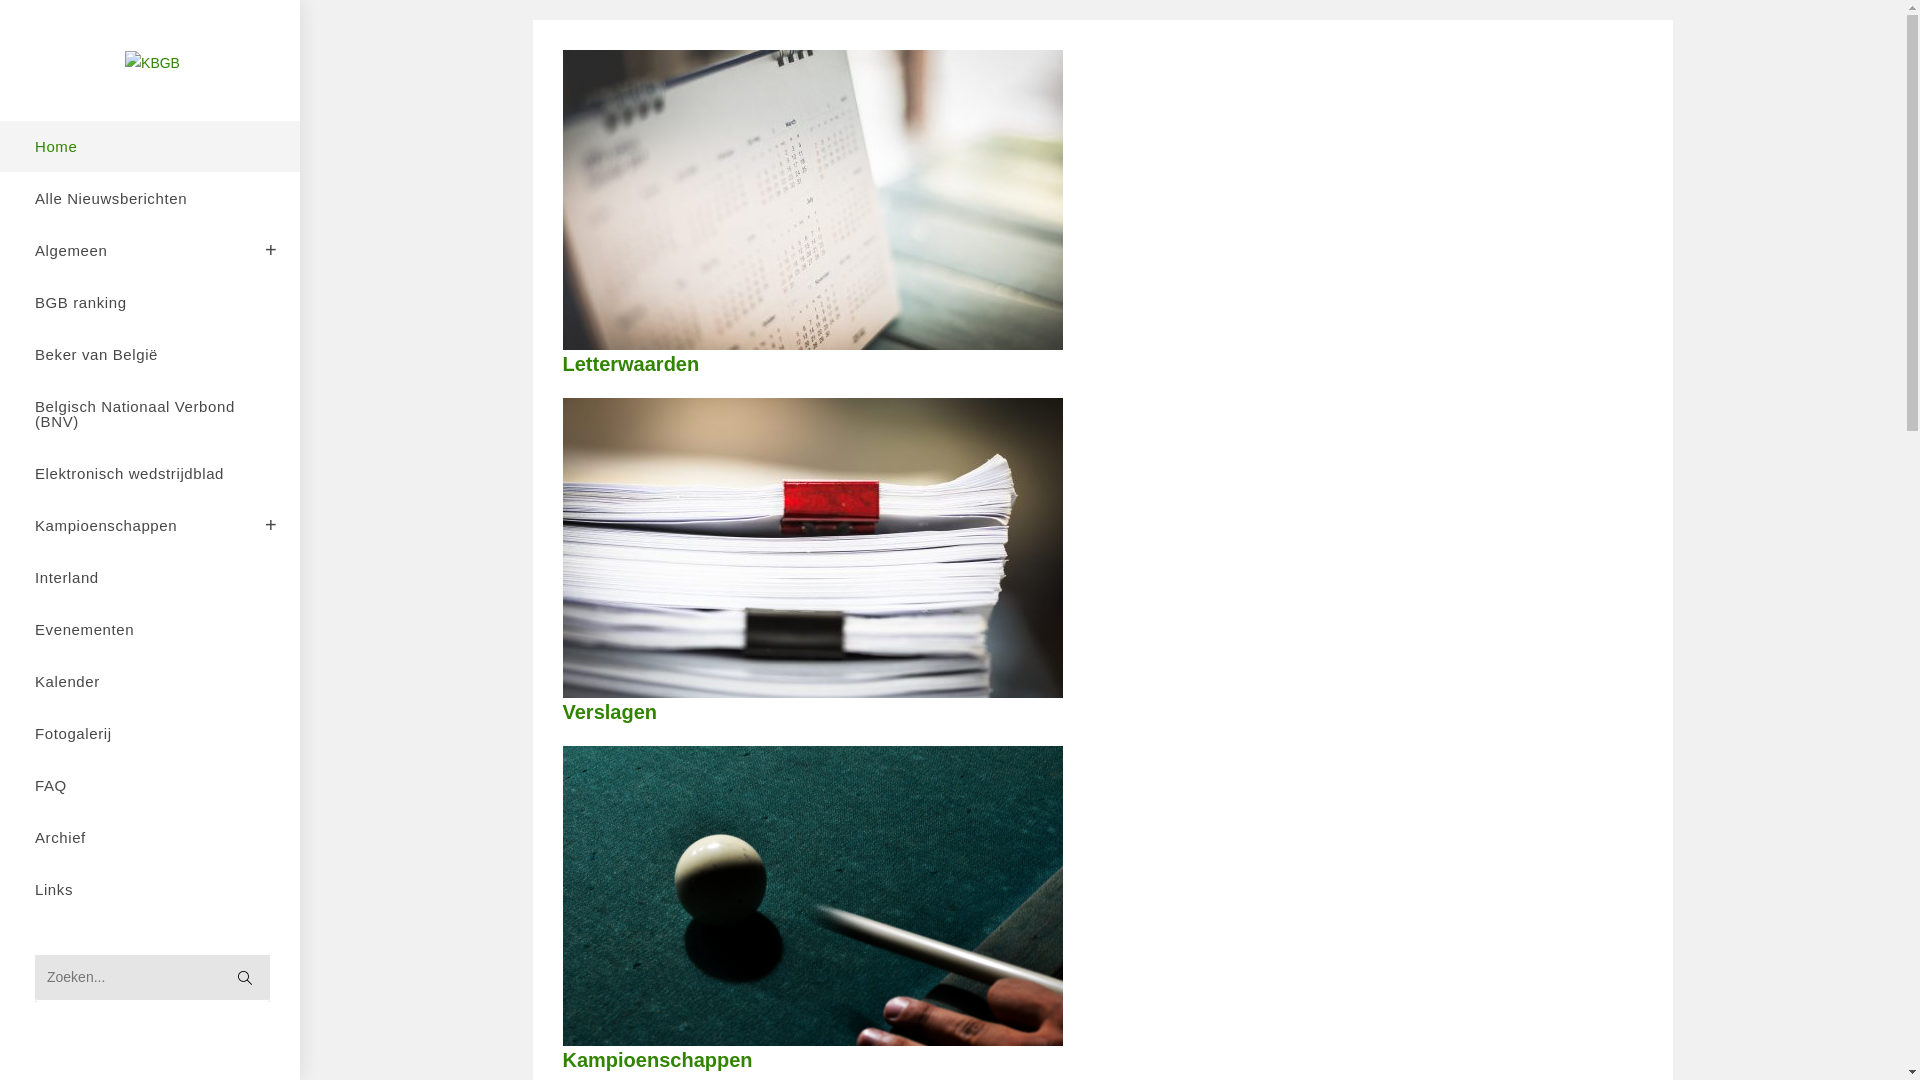  Describe the element at coordinates (148, 577) in the screenshot. I see `'Interland'` at that location.